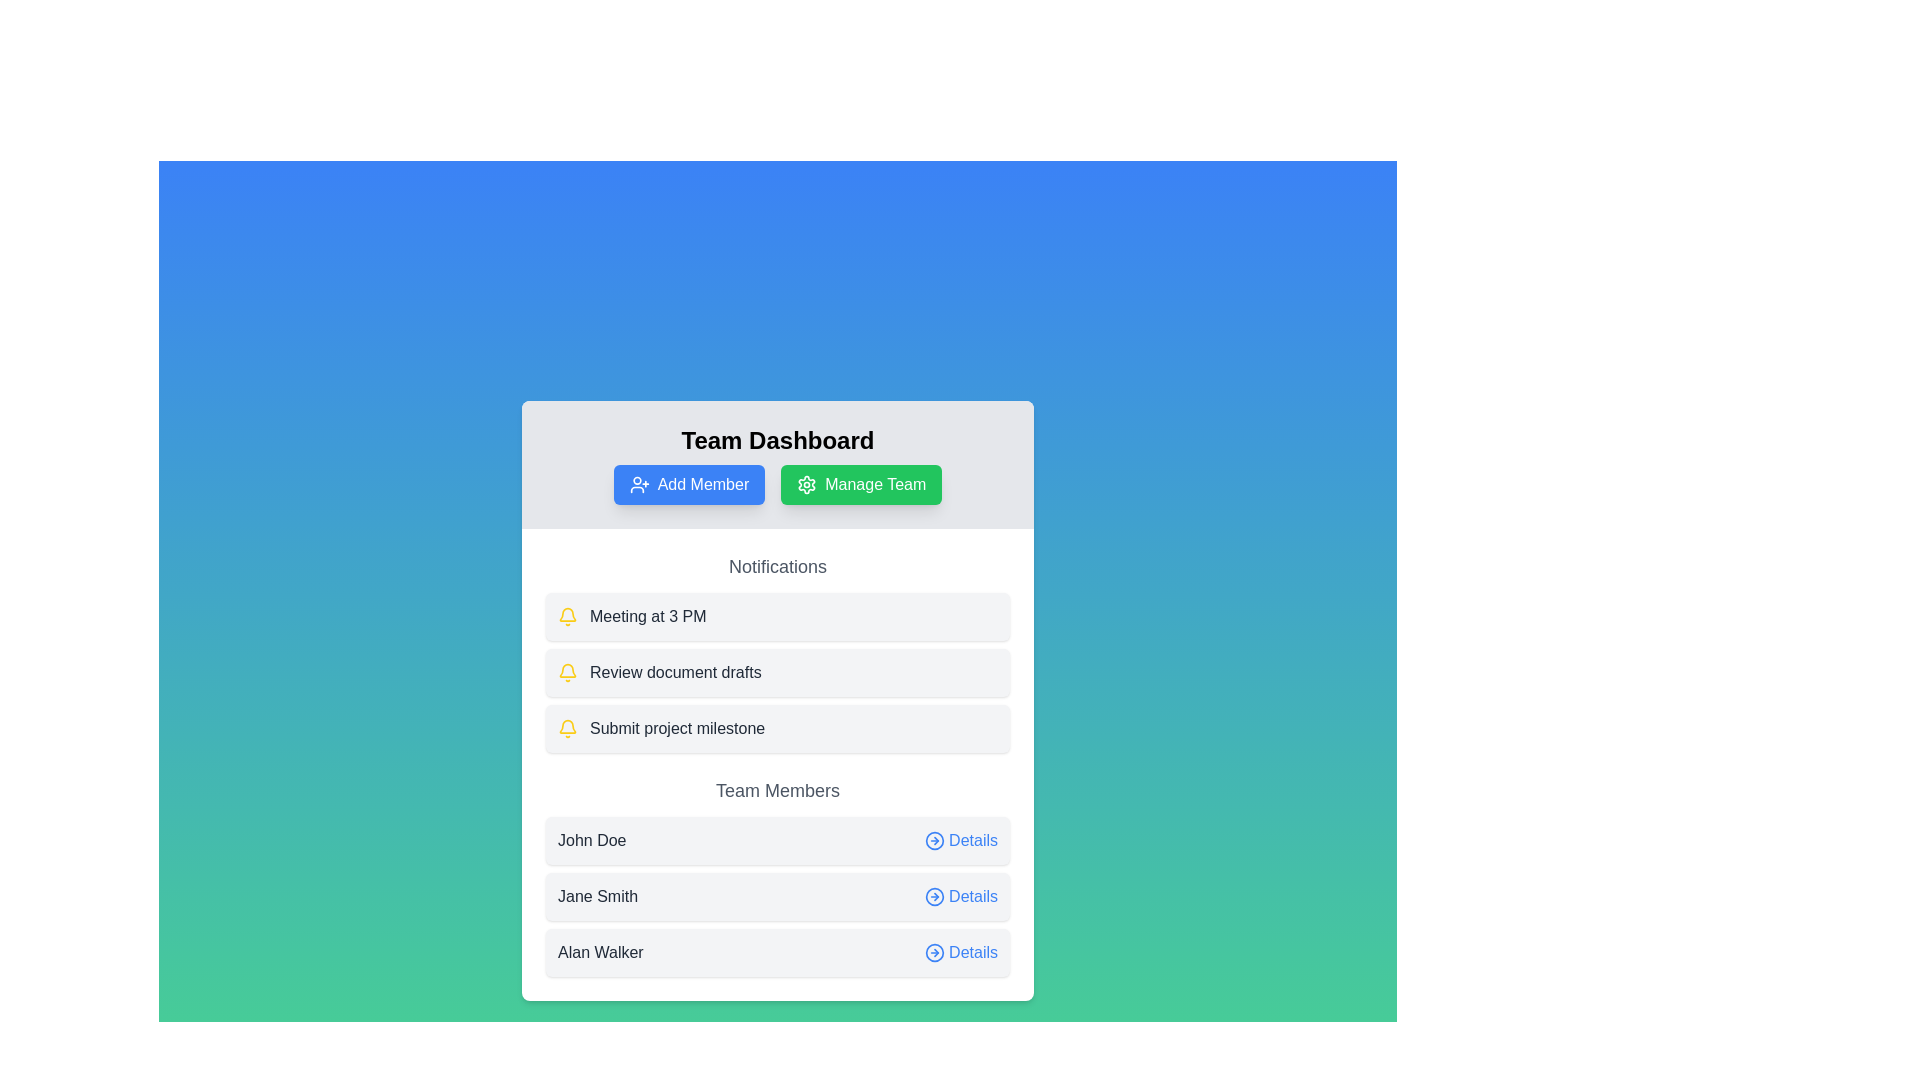 This screenshot has height=1080, width=1920. I want to click on informational text label that conveys a notification about a meeting scheduled at 3 PM, located in the first notification card under the 'Notifications' header in the 'Team Dashboard', so click(648, 616).